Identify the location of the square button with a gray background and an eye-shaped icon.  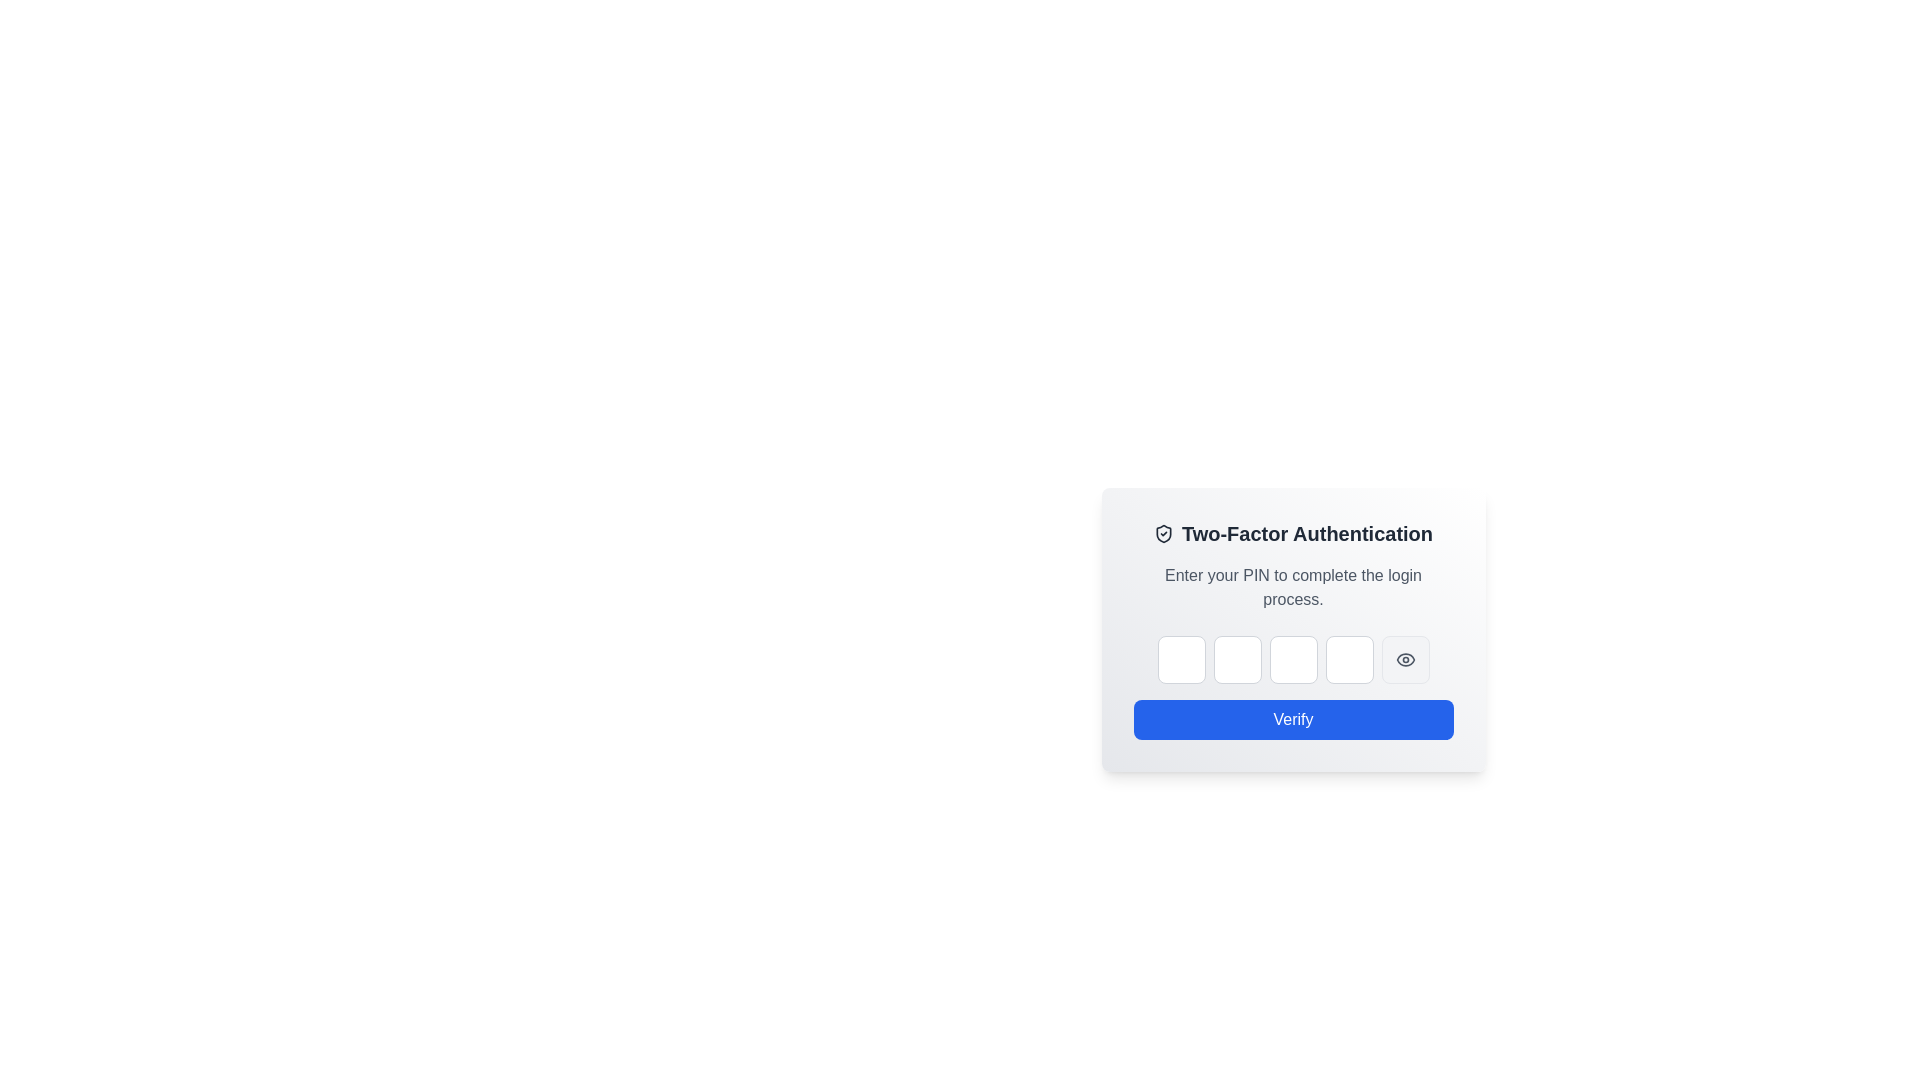
(1404, 659).